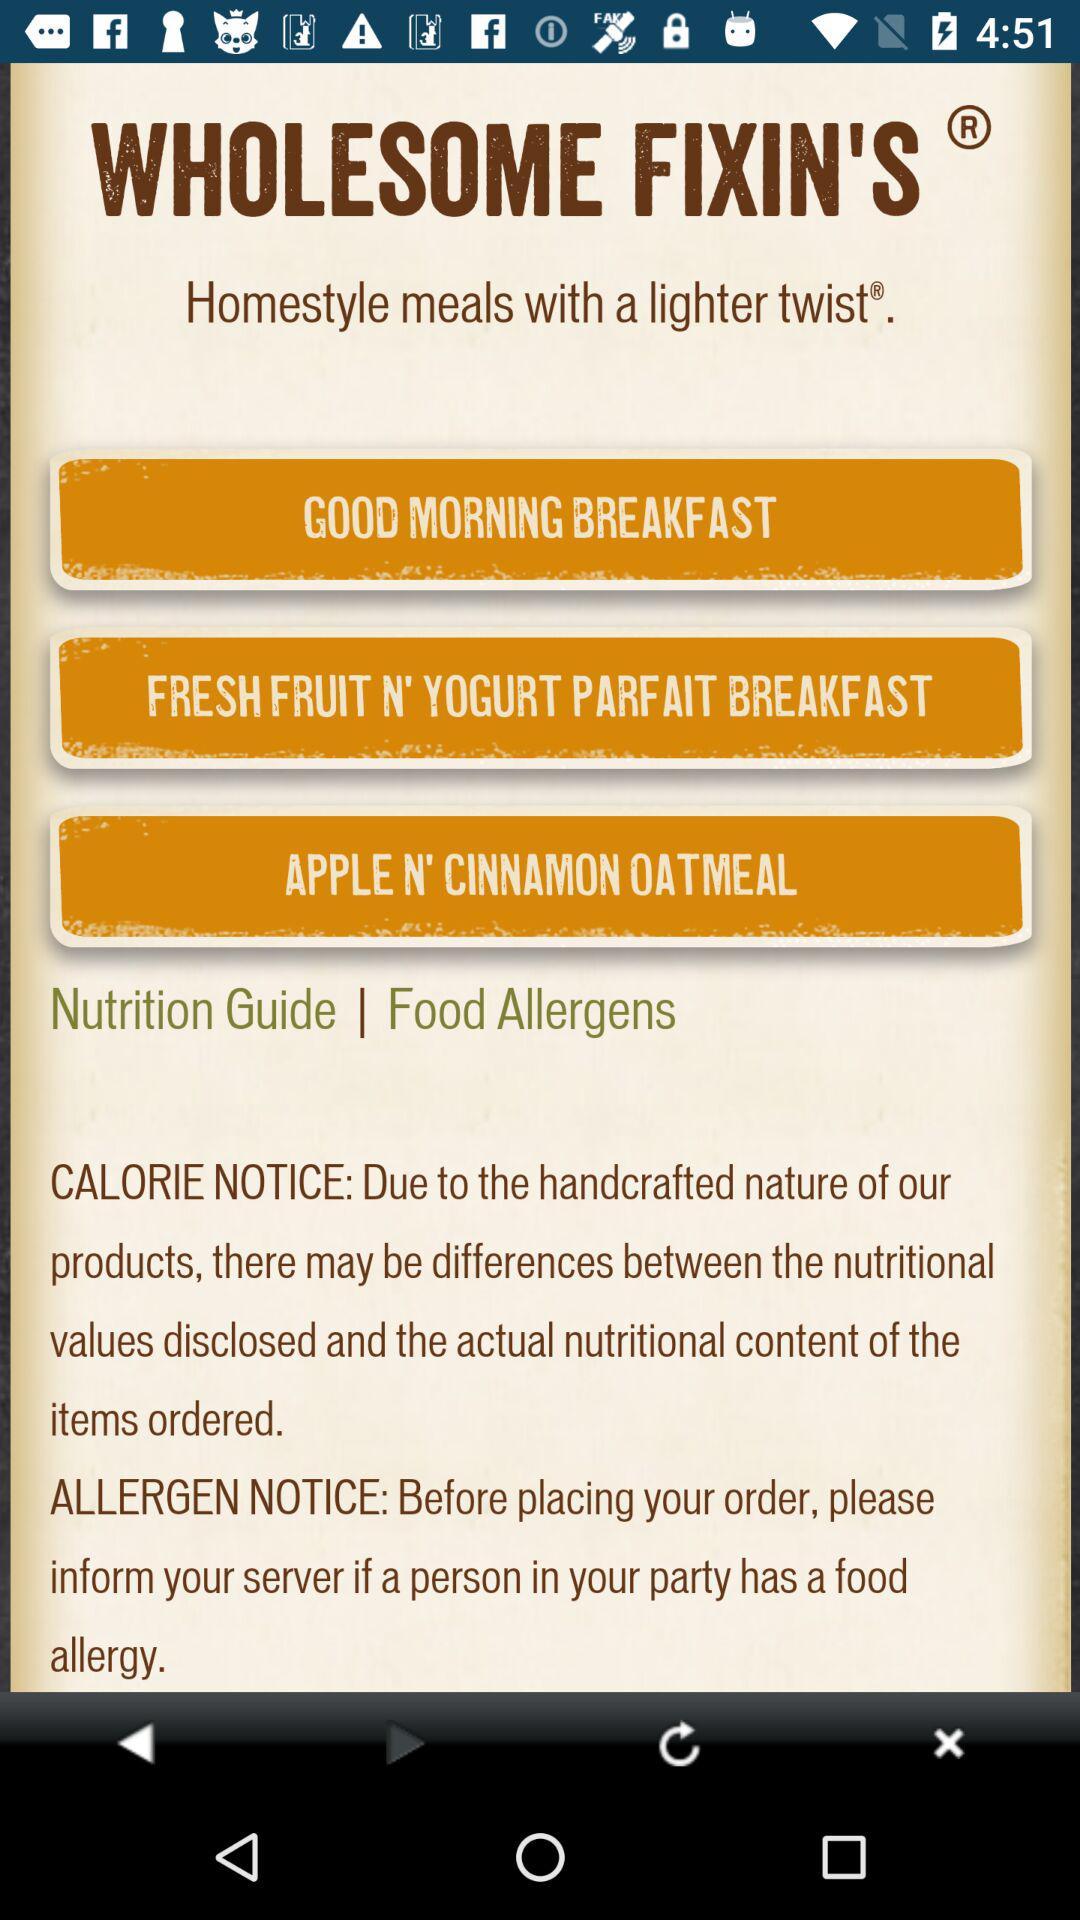 The height and width of the screenshot is (1920, 1080). What do you see at coordinates (678, 1741) in the screenshot?
I see `retry` at bounding box center [678, 1741].